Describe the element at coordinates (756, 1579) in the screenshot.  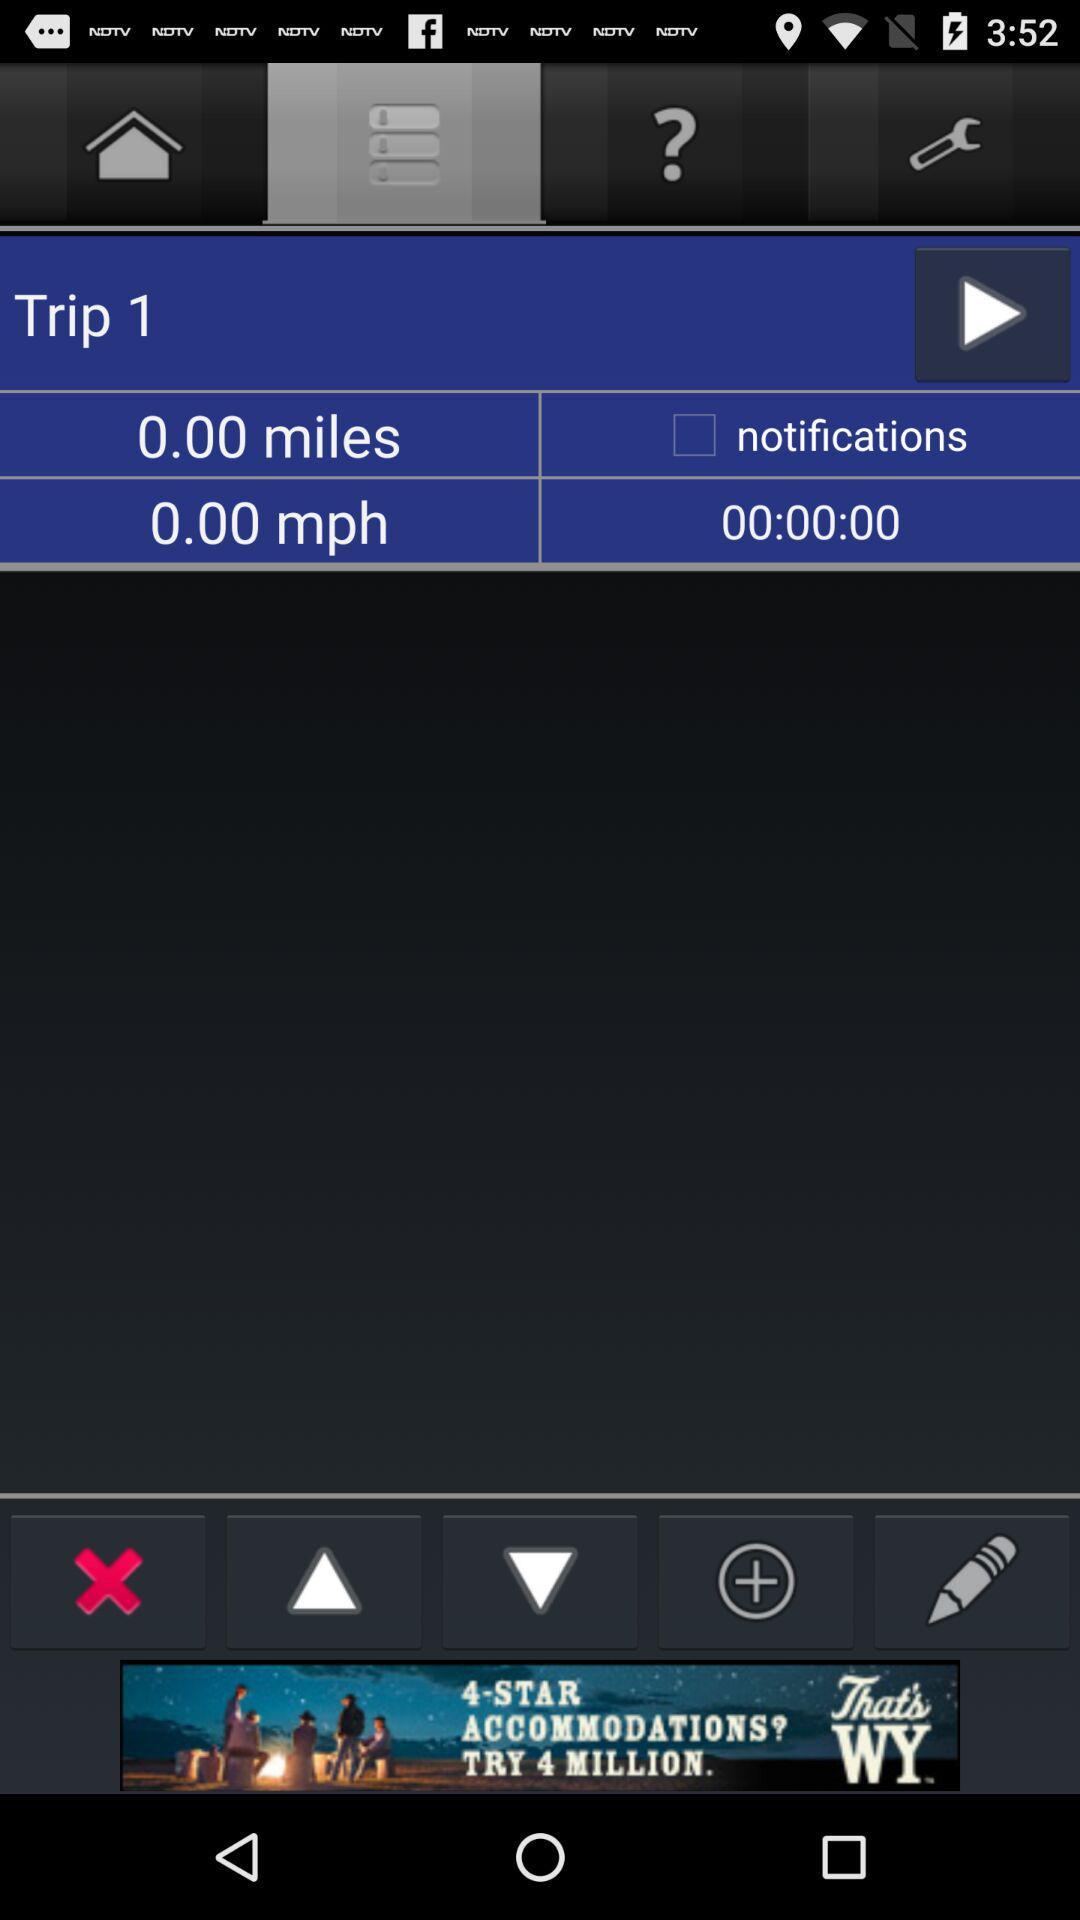
I see `new trip` at that location.